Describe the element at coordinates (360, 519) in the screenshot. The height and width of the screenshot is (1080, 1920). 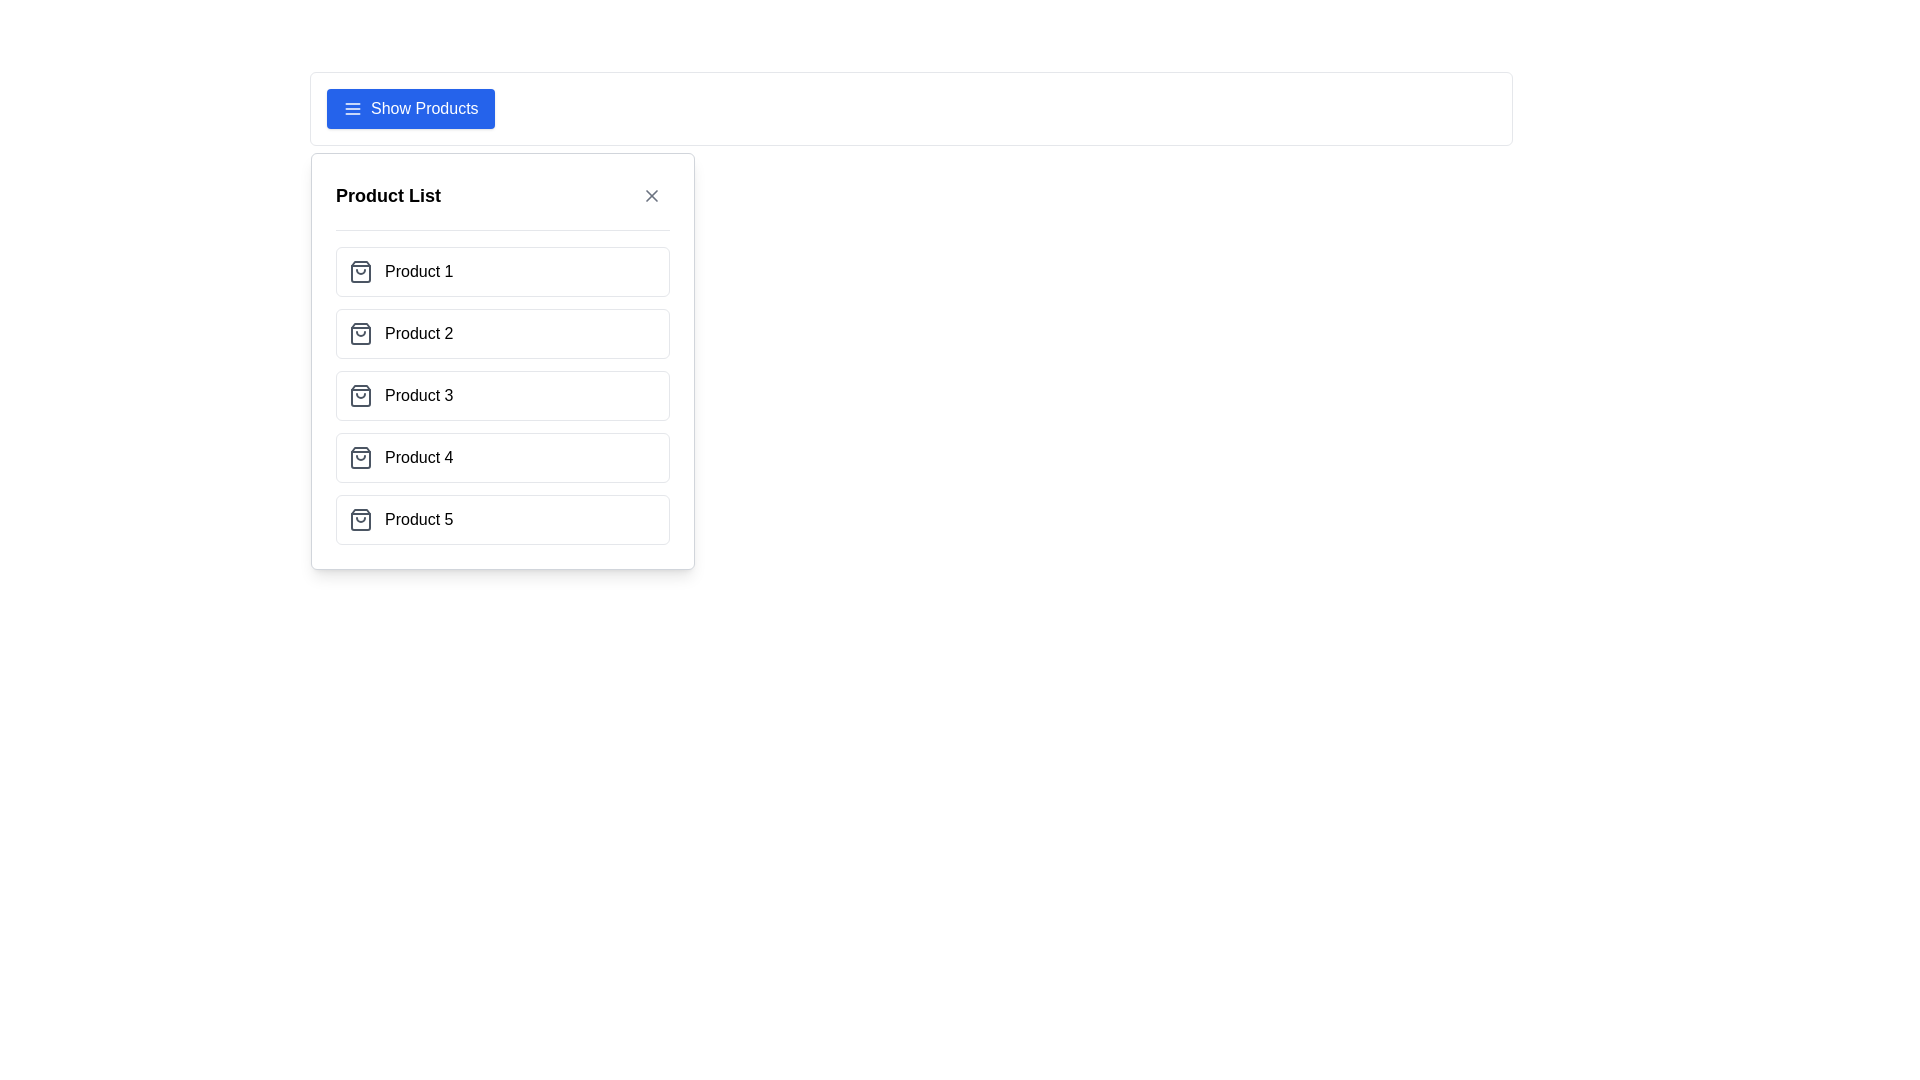
I see `the graphical icon resembling a bag that is part of the dropdown list titled 'Product List', specifically aligned with the fifth item labeled 'Product 5'` at that location.